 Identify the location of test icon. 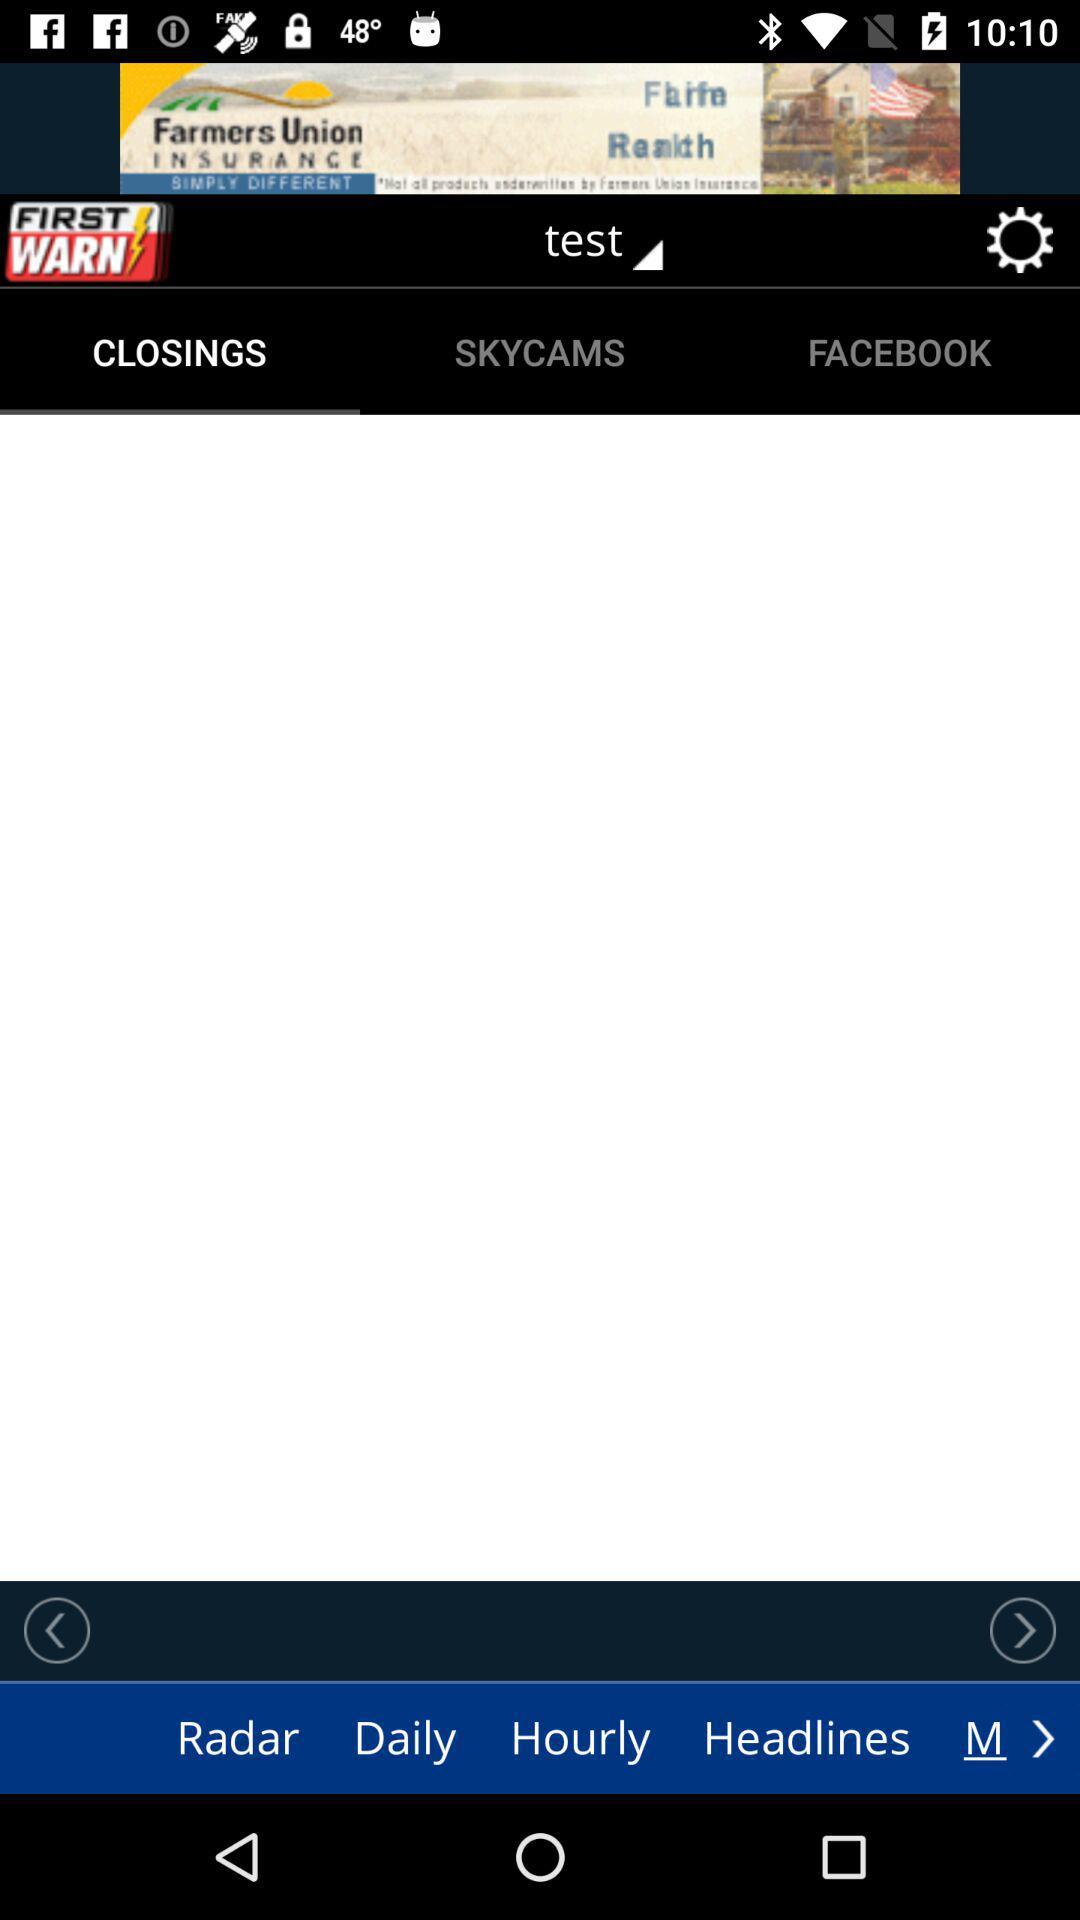
(616, 240).